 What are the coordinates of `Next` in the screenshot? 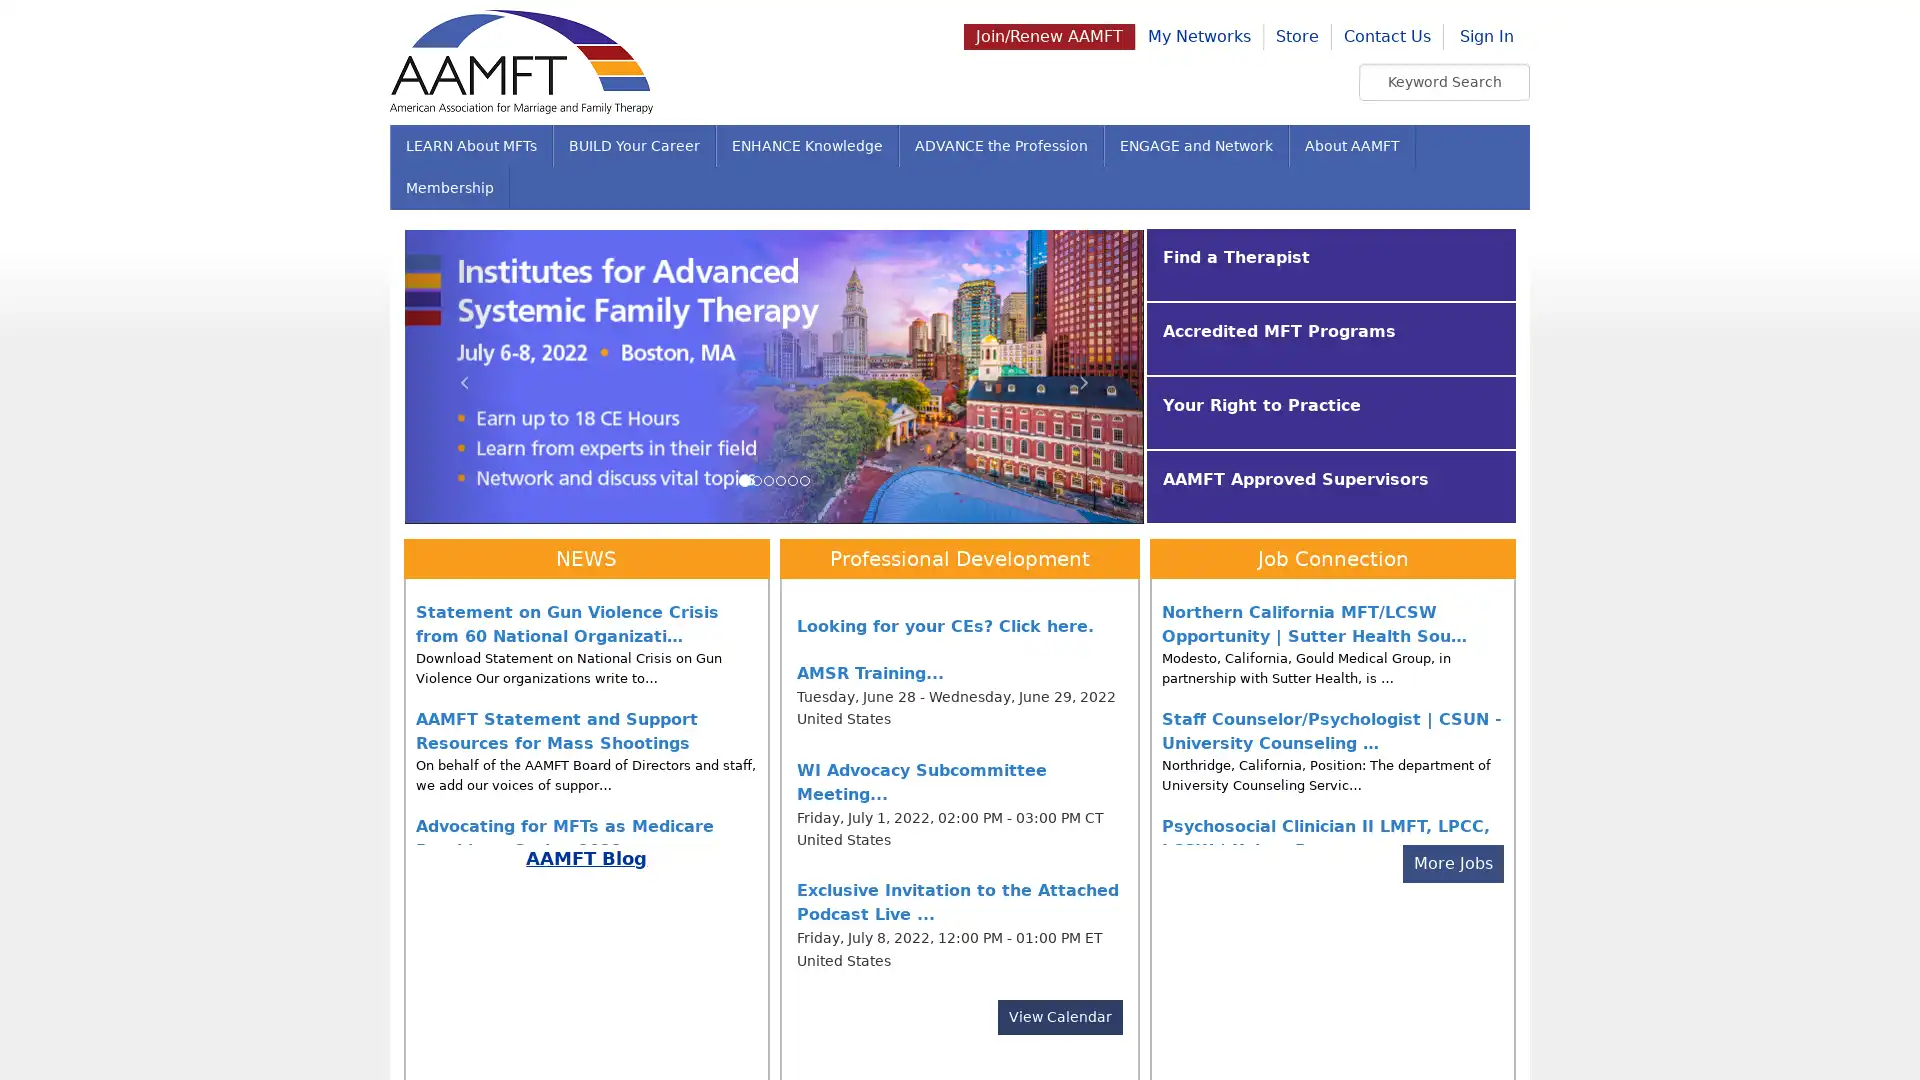 It's located at (1087, 375).